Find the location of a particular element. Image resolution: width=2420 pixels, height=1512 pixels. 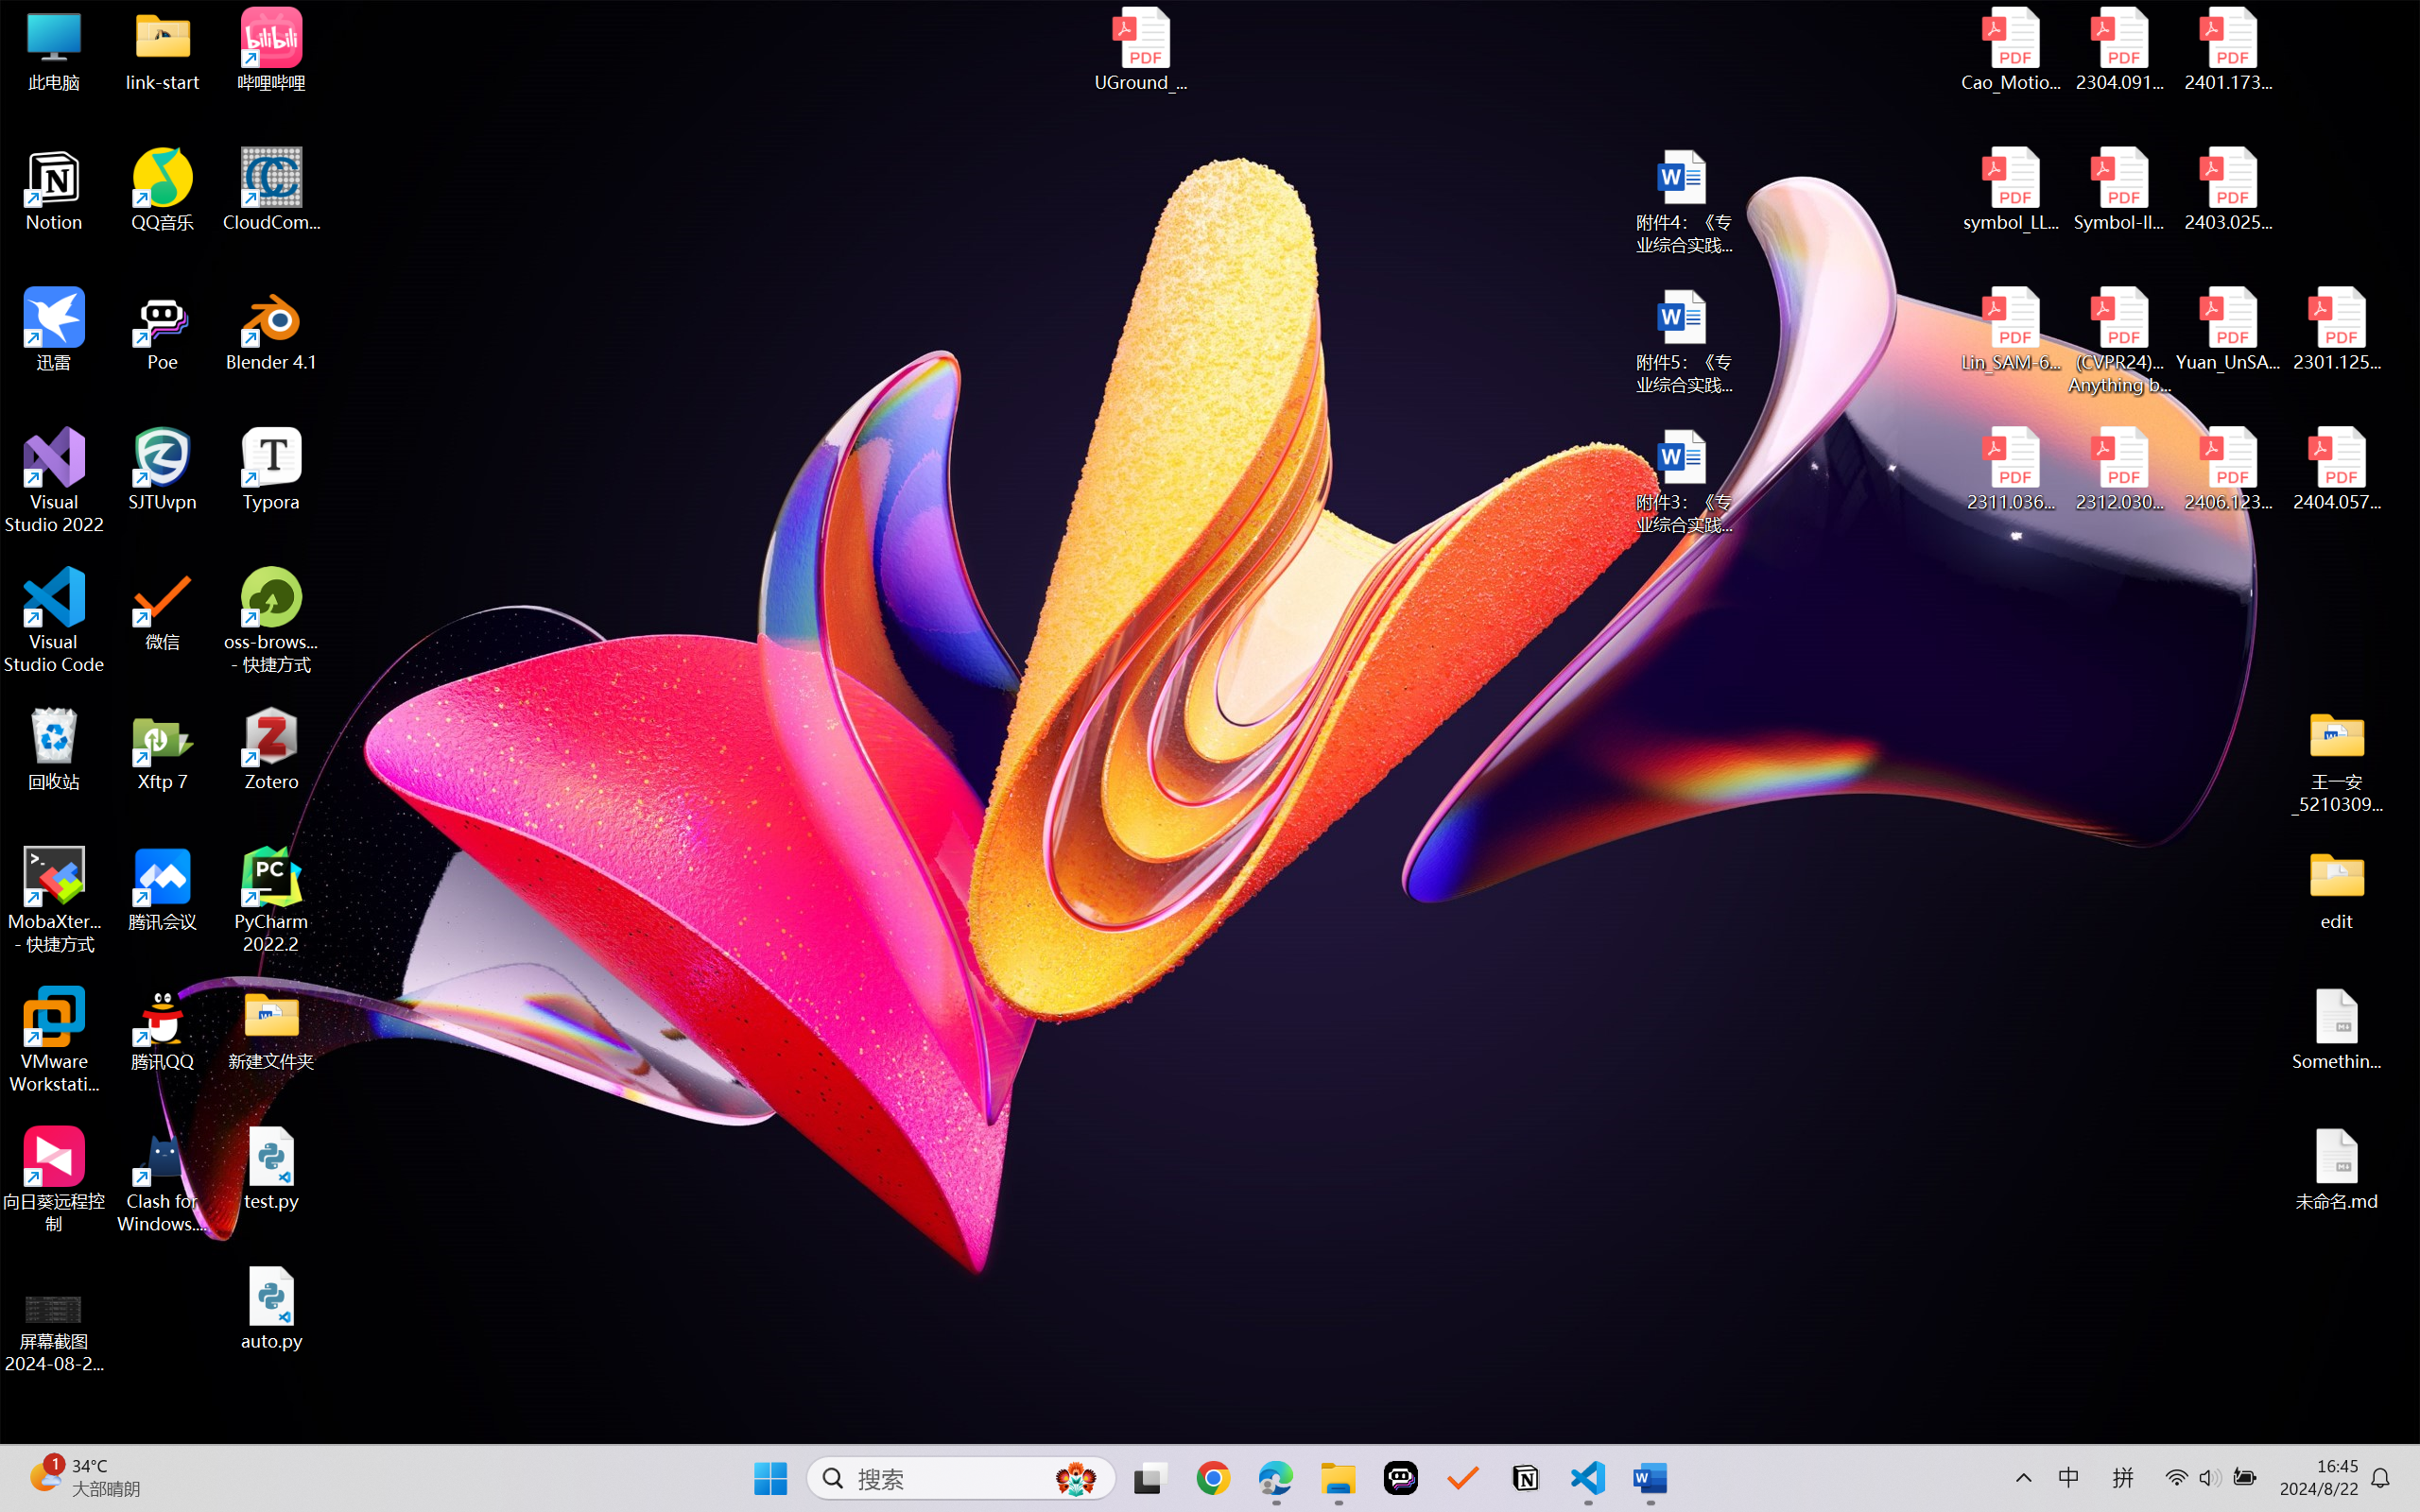

'Google Chrome' is located at coordinates (1213, 1478).